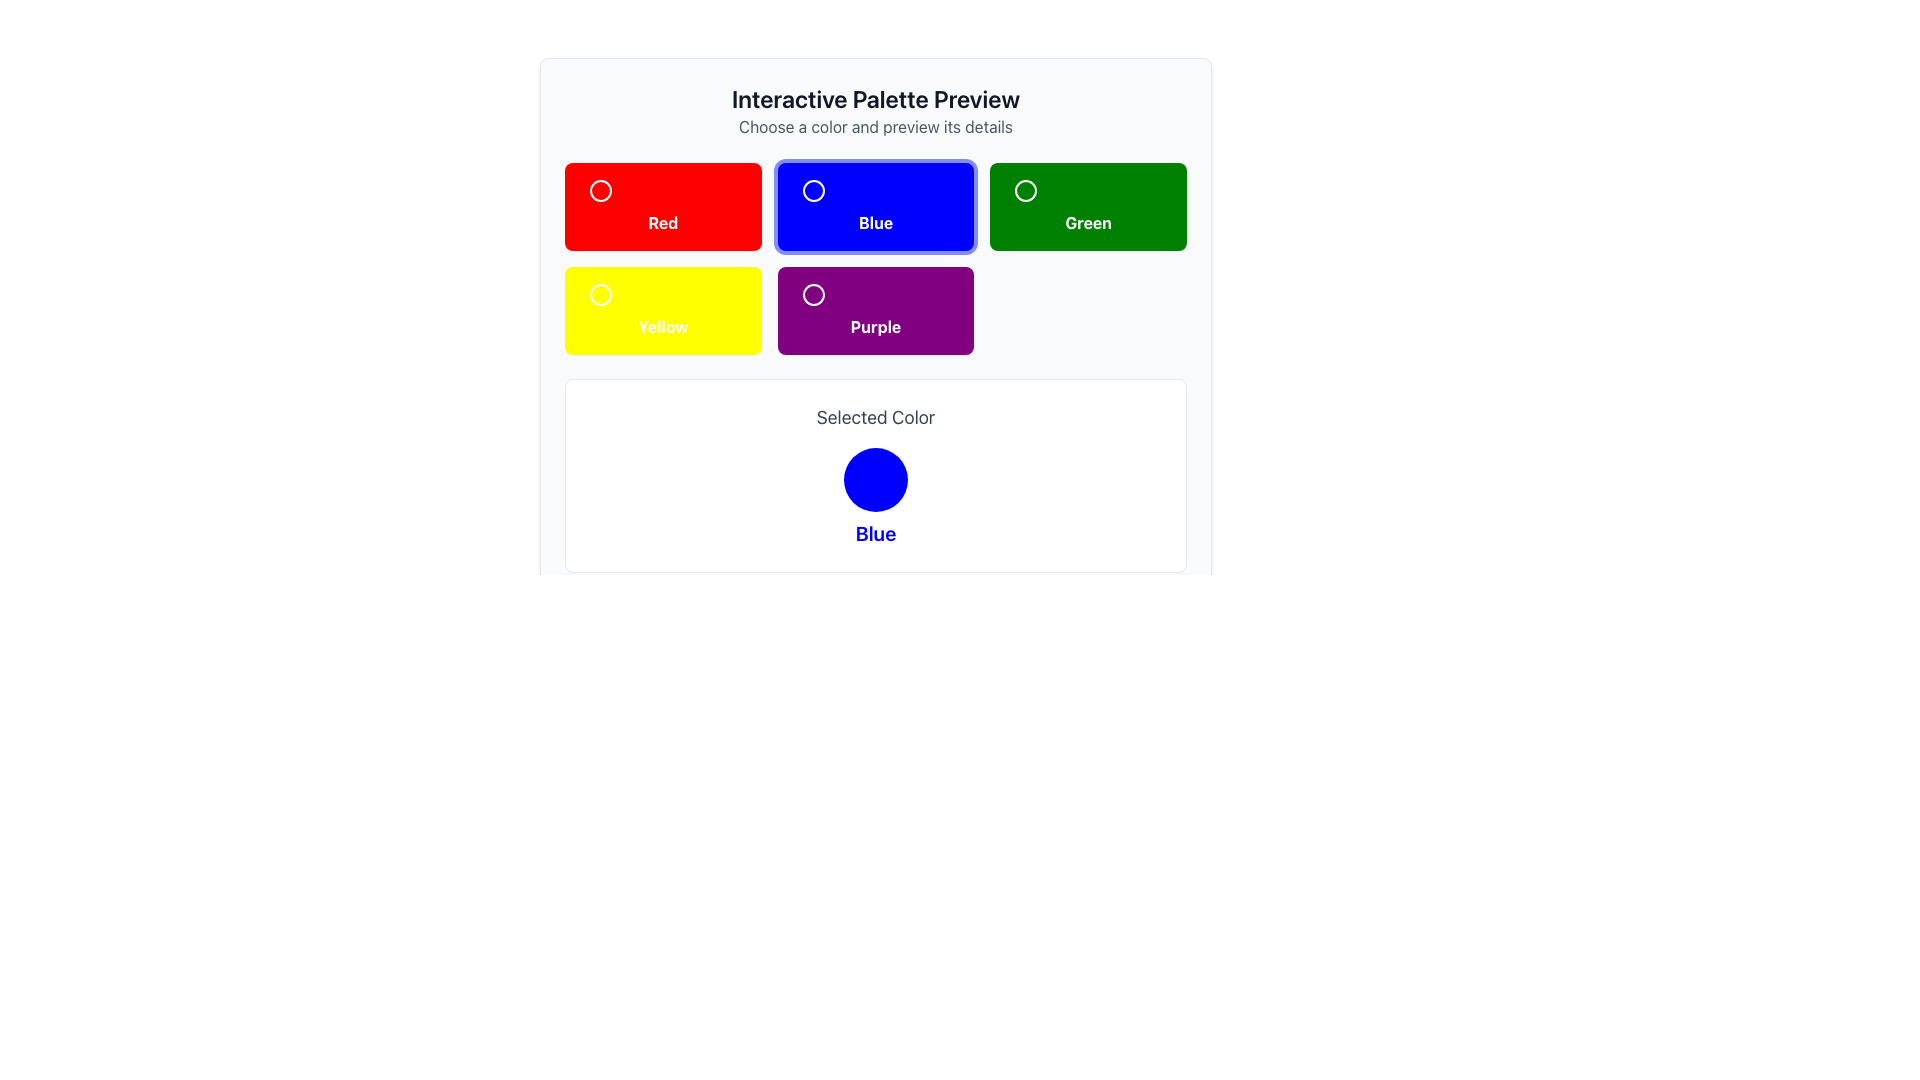 This screenshot has width=1920, height=1080. What do you see at coordinates (875, 99) in the screenshot?
I see `the Header Text labeled 'Interactive Palette Preview', which is prominently displayed in bold, large-sized dark gray font at the top of the interface section` at bounding box center [875, 99].